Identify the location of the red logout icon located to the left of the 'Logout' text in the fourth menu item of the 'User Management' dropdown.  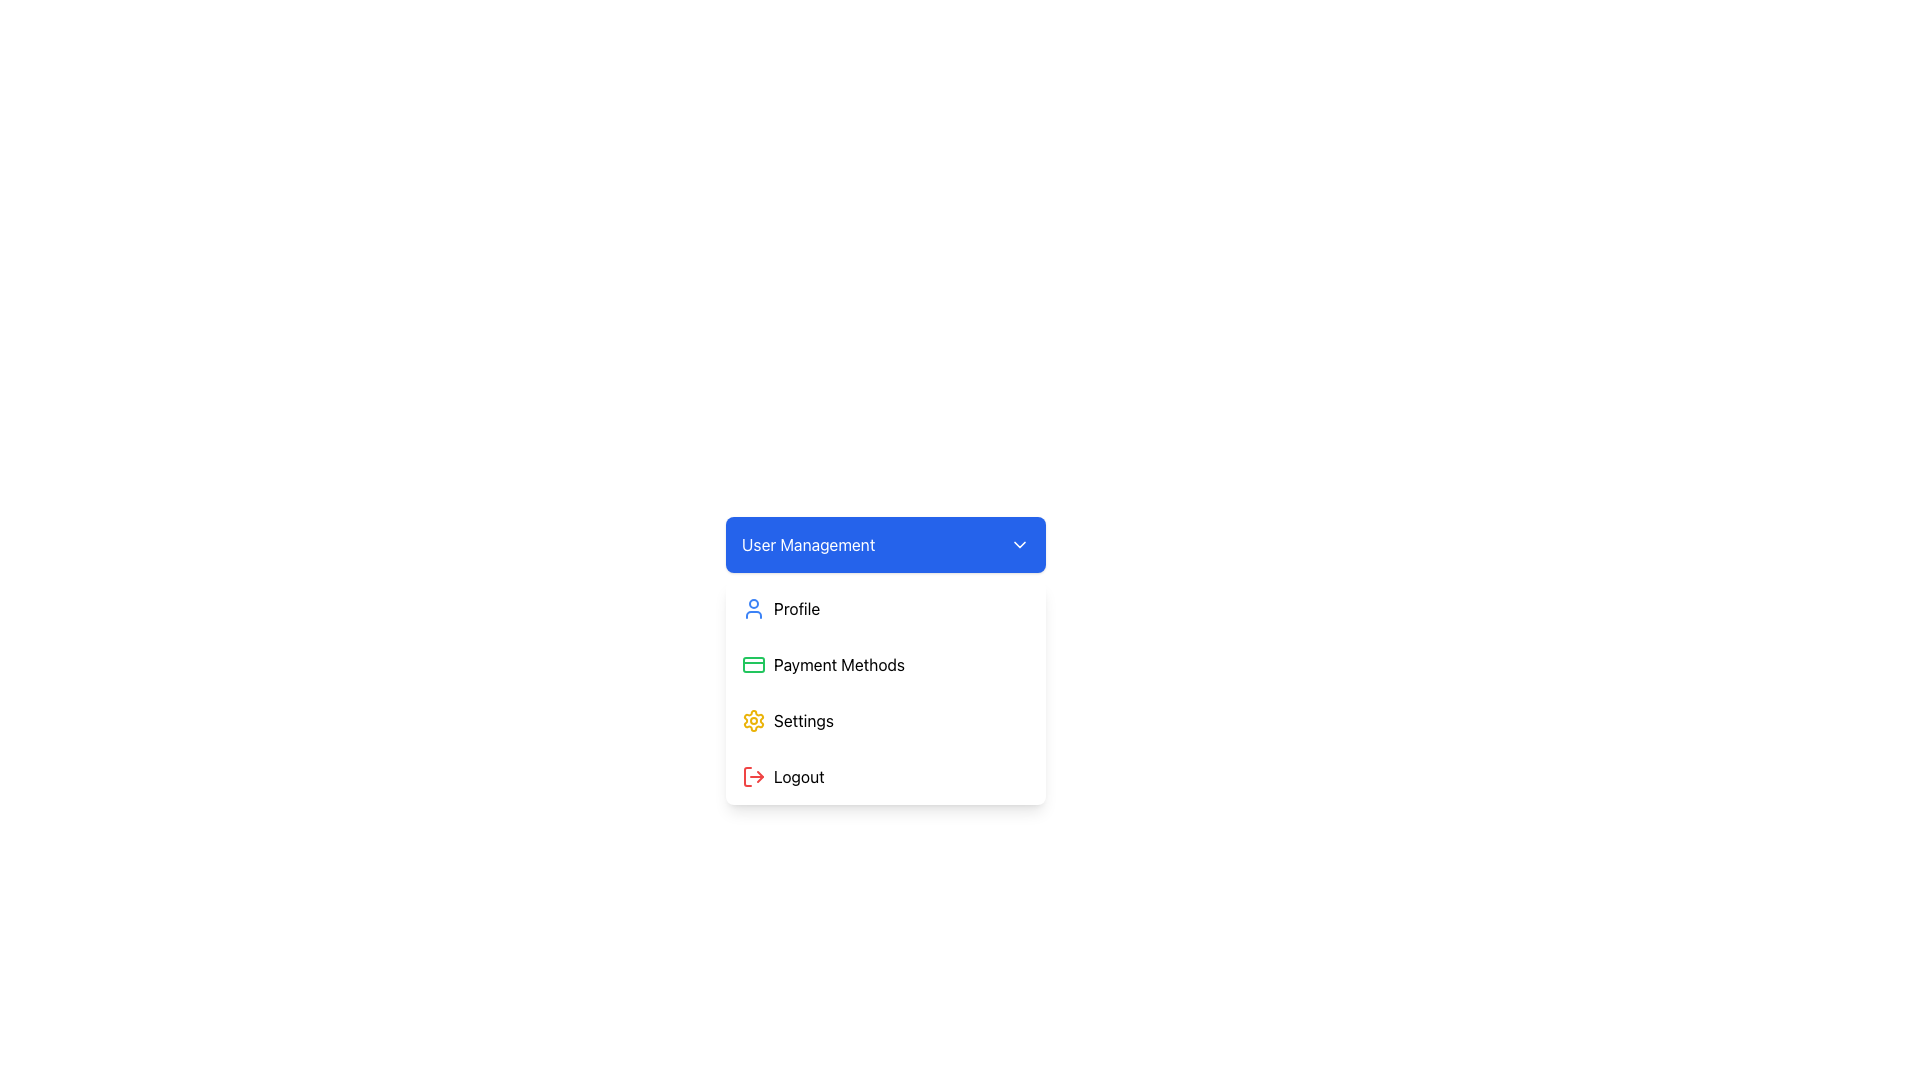
(752, 775).